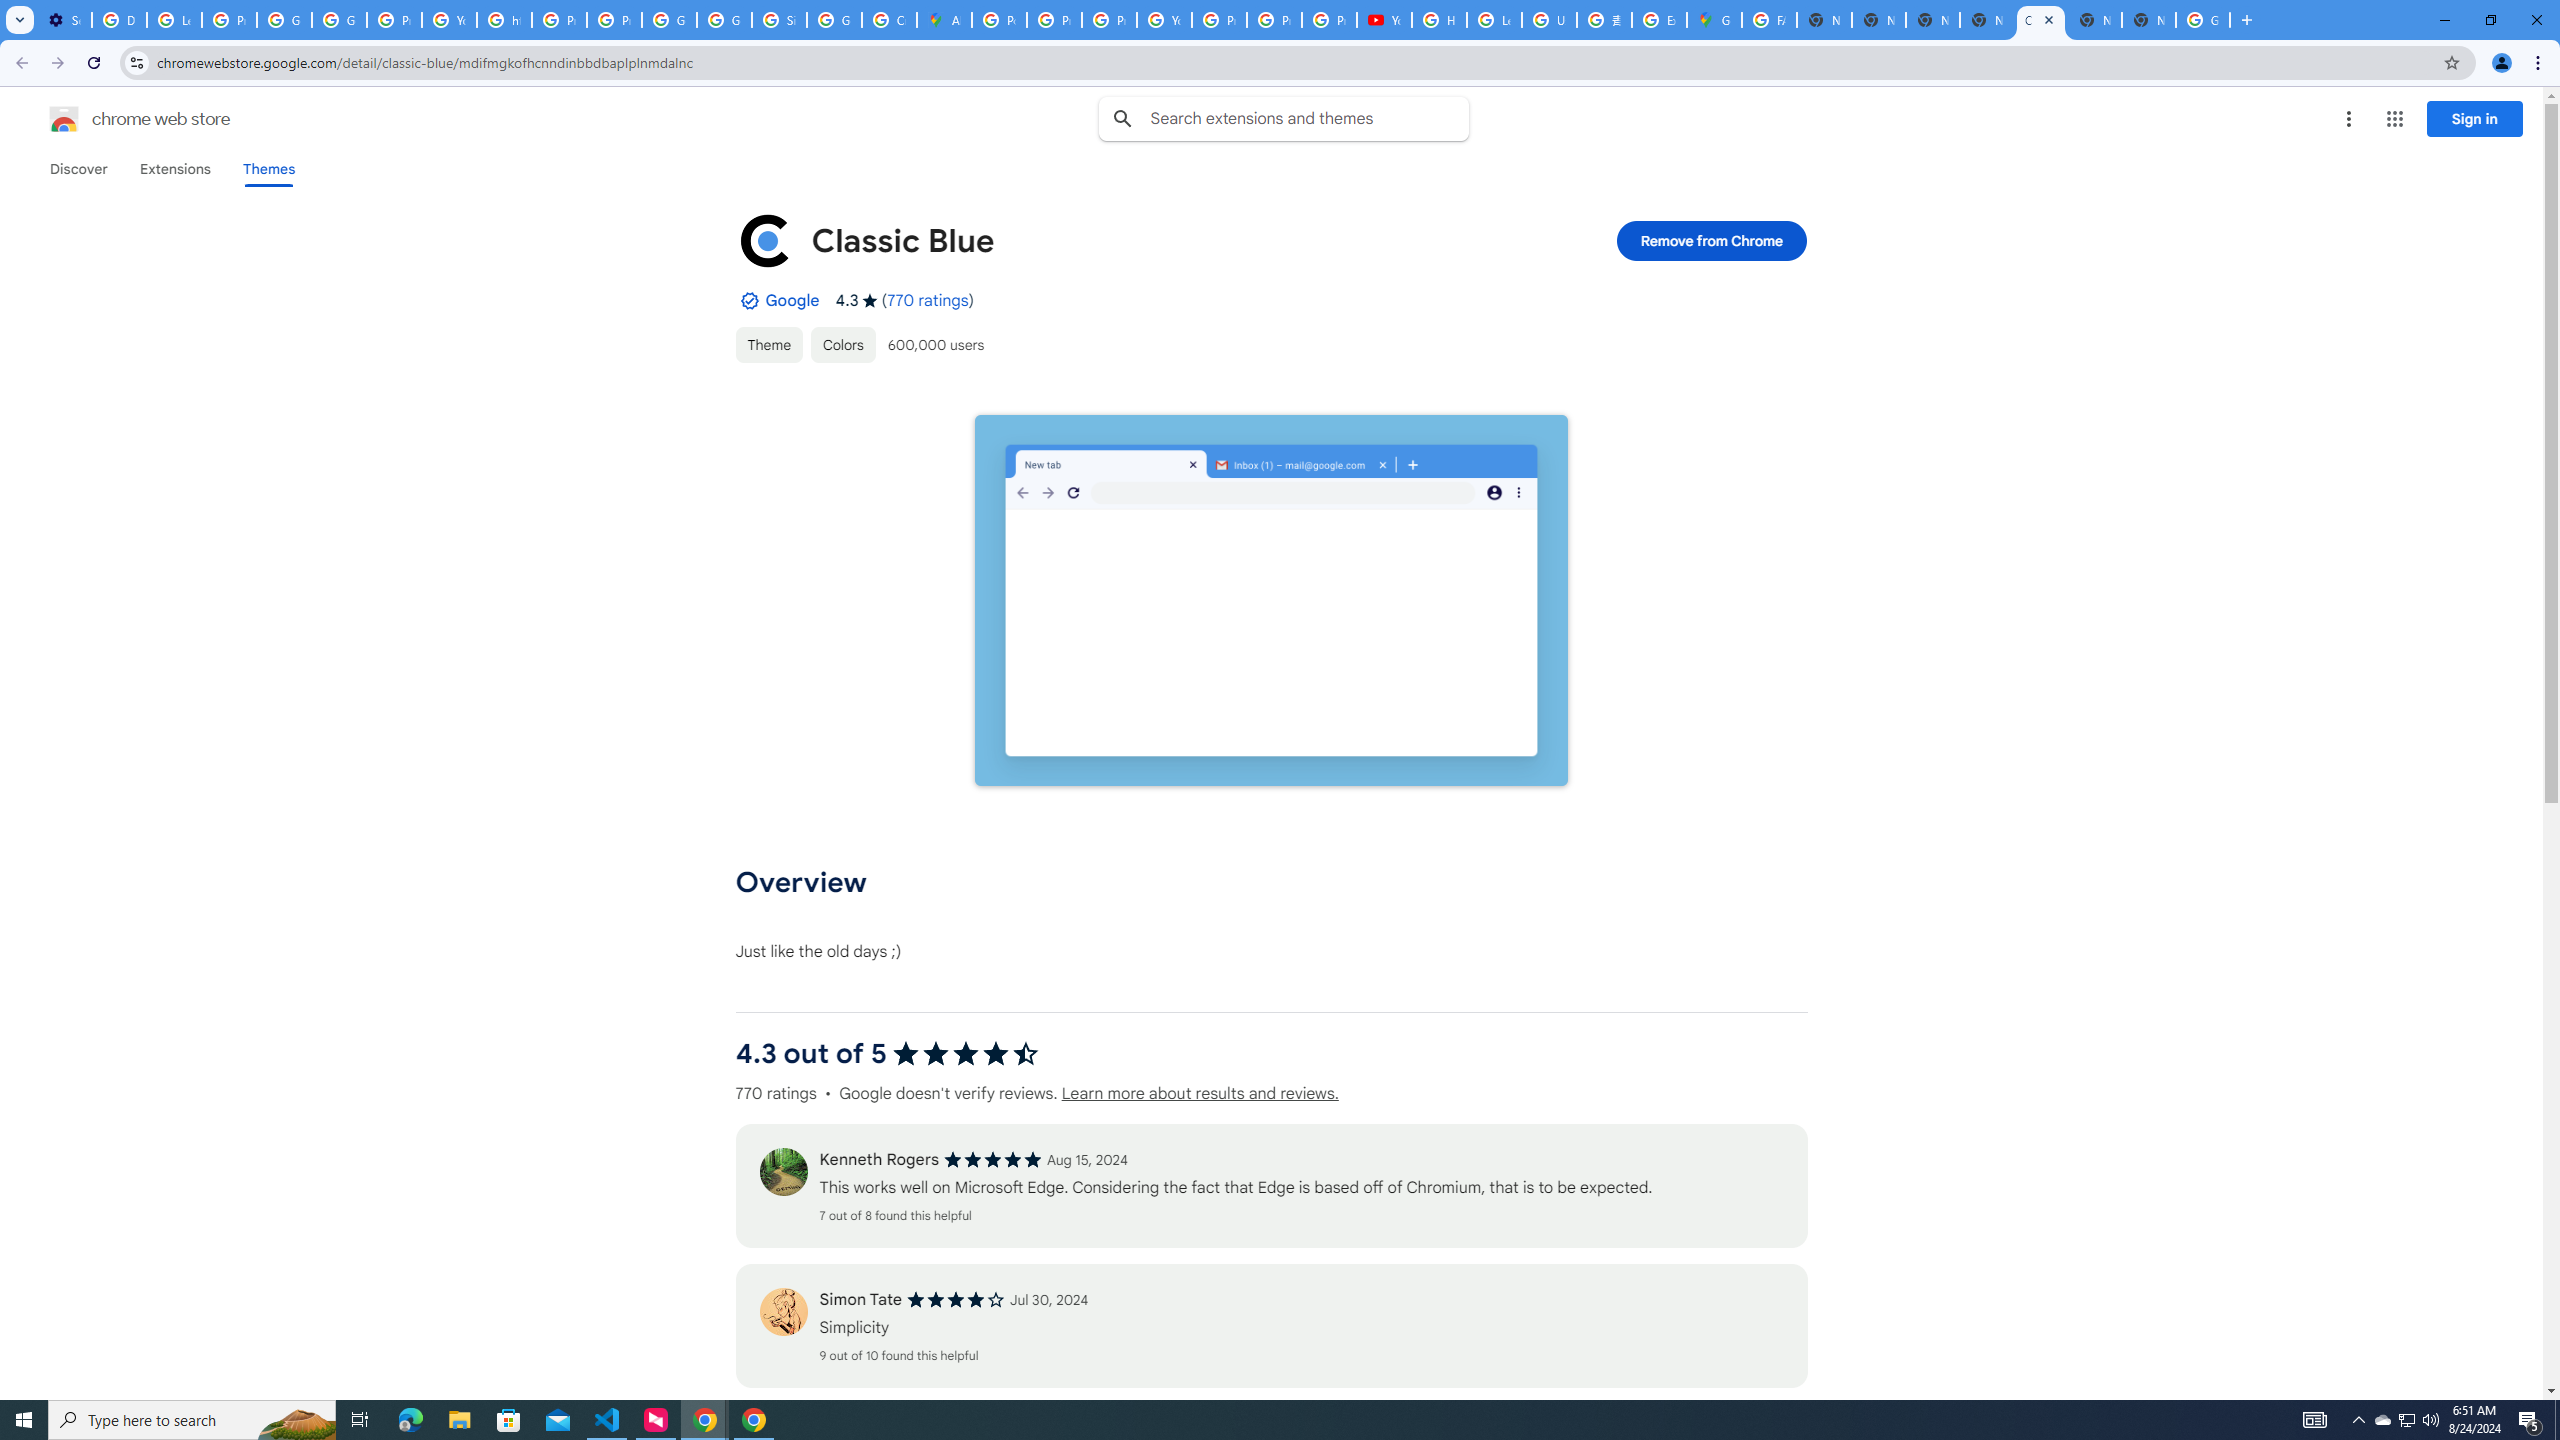 This screenshot has height=1440, width=2560. Describe the element at coordinates (1271, 600) in the screenshot. I see `'Item media 1 screenshot'` at that location.